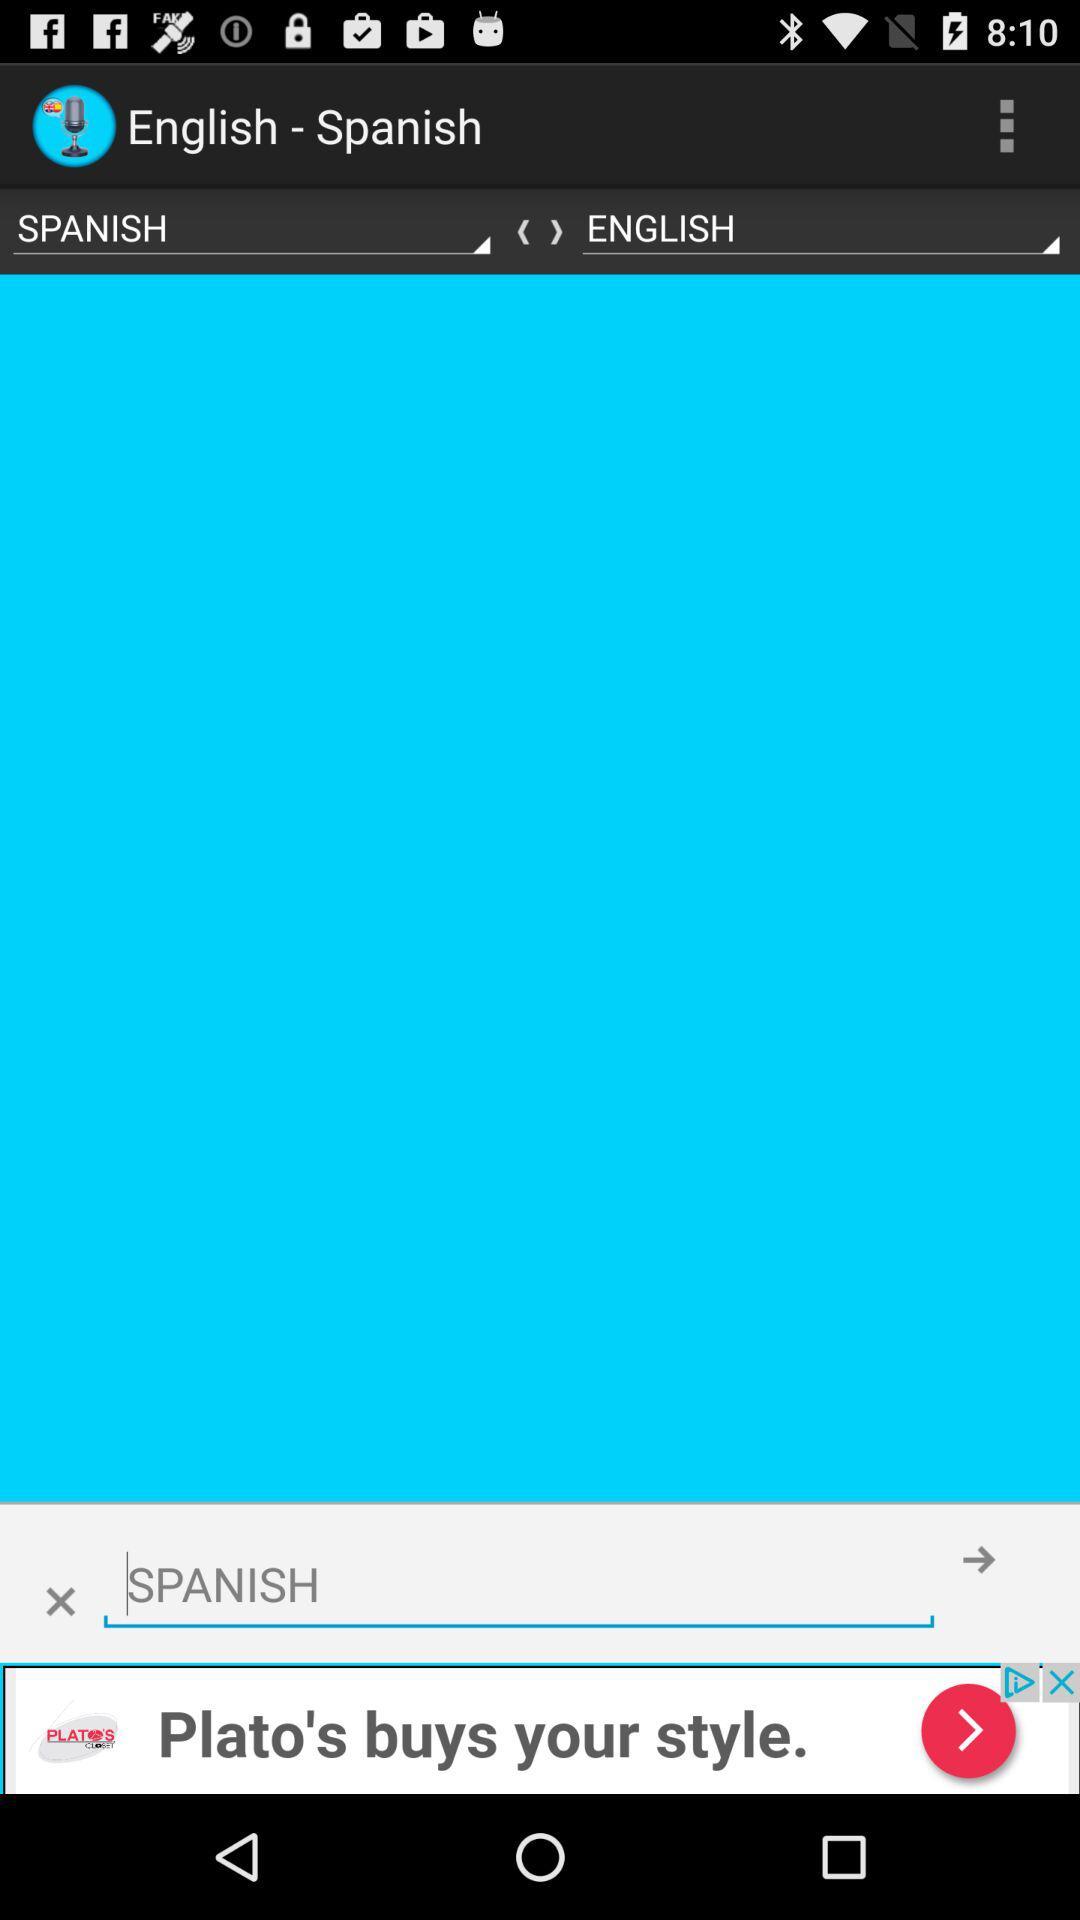  Describe the element at coordinates (59, 1602) in the screenshot. I see `clolse` at that location.